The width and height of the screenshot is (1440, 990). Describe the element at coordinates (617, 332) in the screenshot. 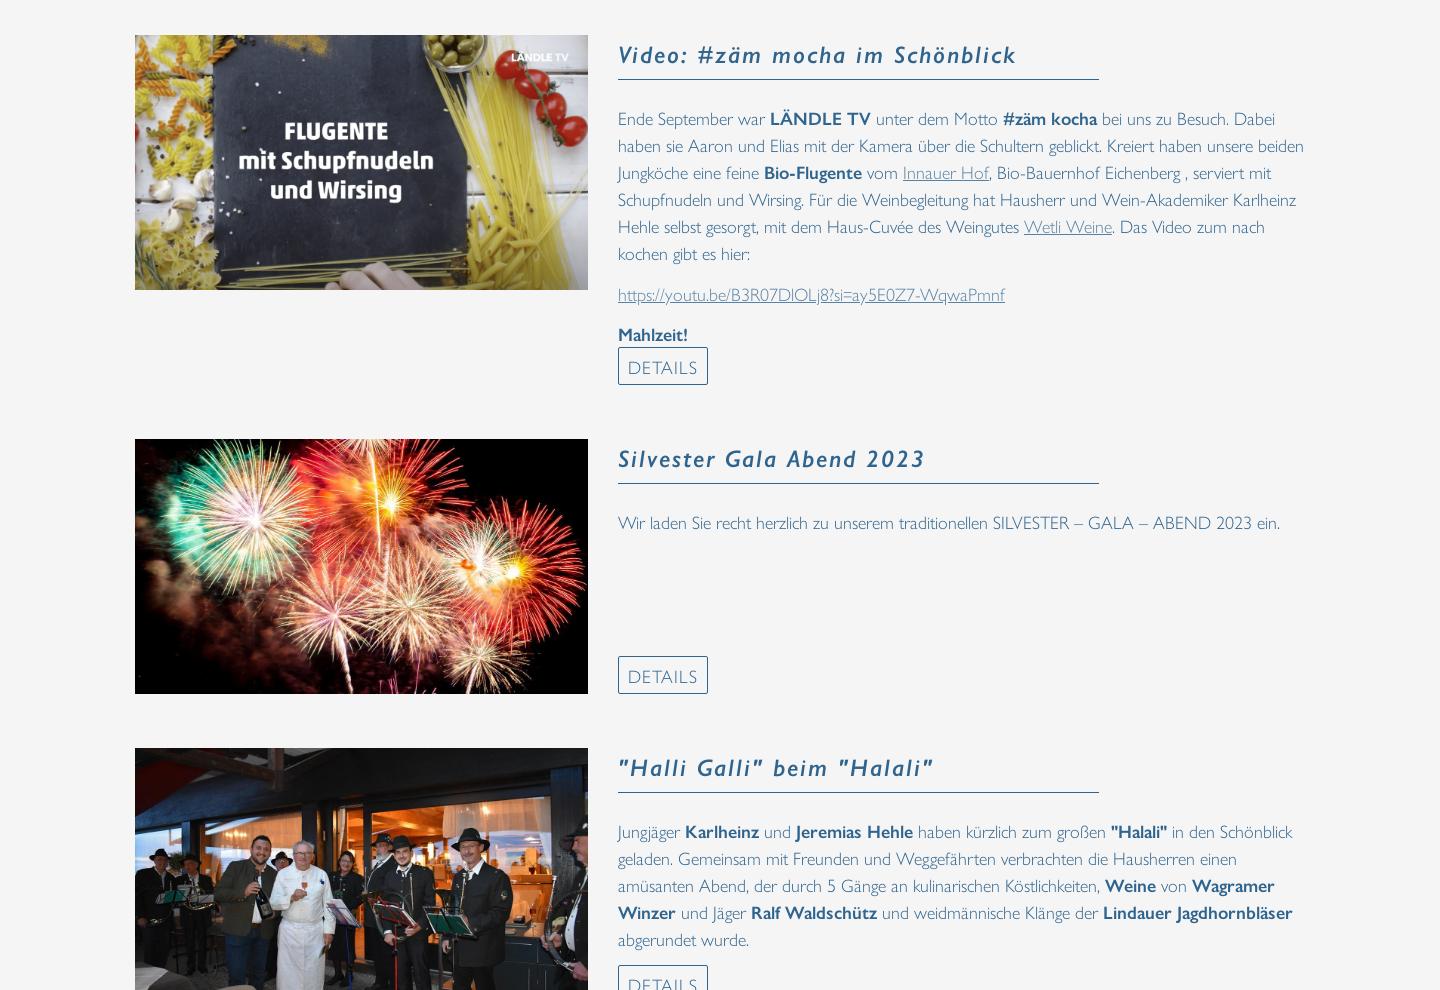

I see `'Mahlzeit!'` at that location.